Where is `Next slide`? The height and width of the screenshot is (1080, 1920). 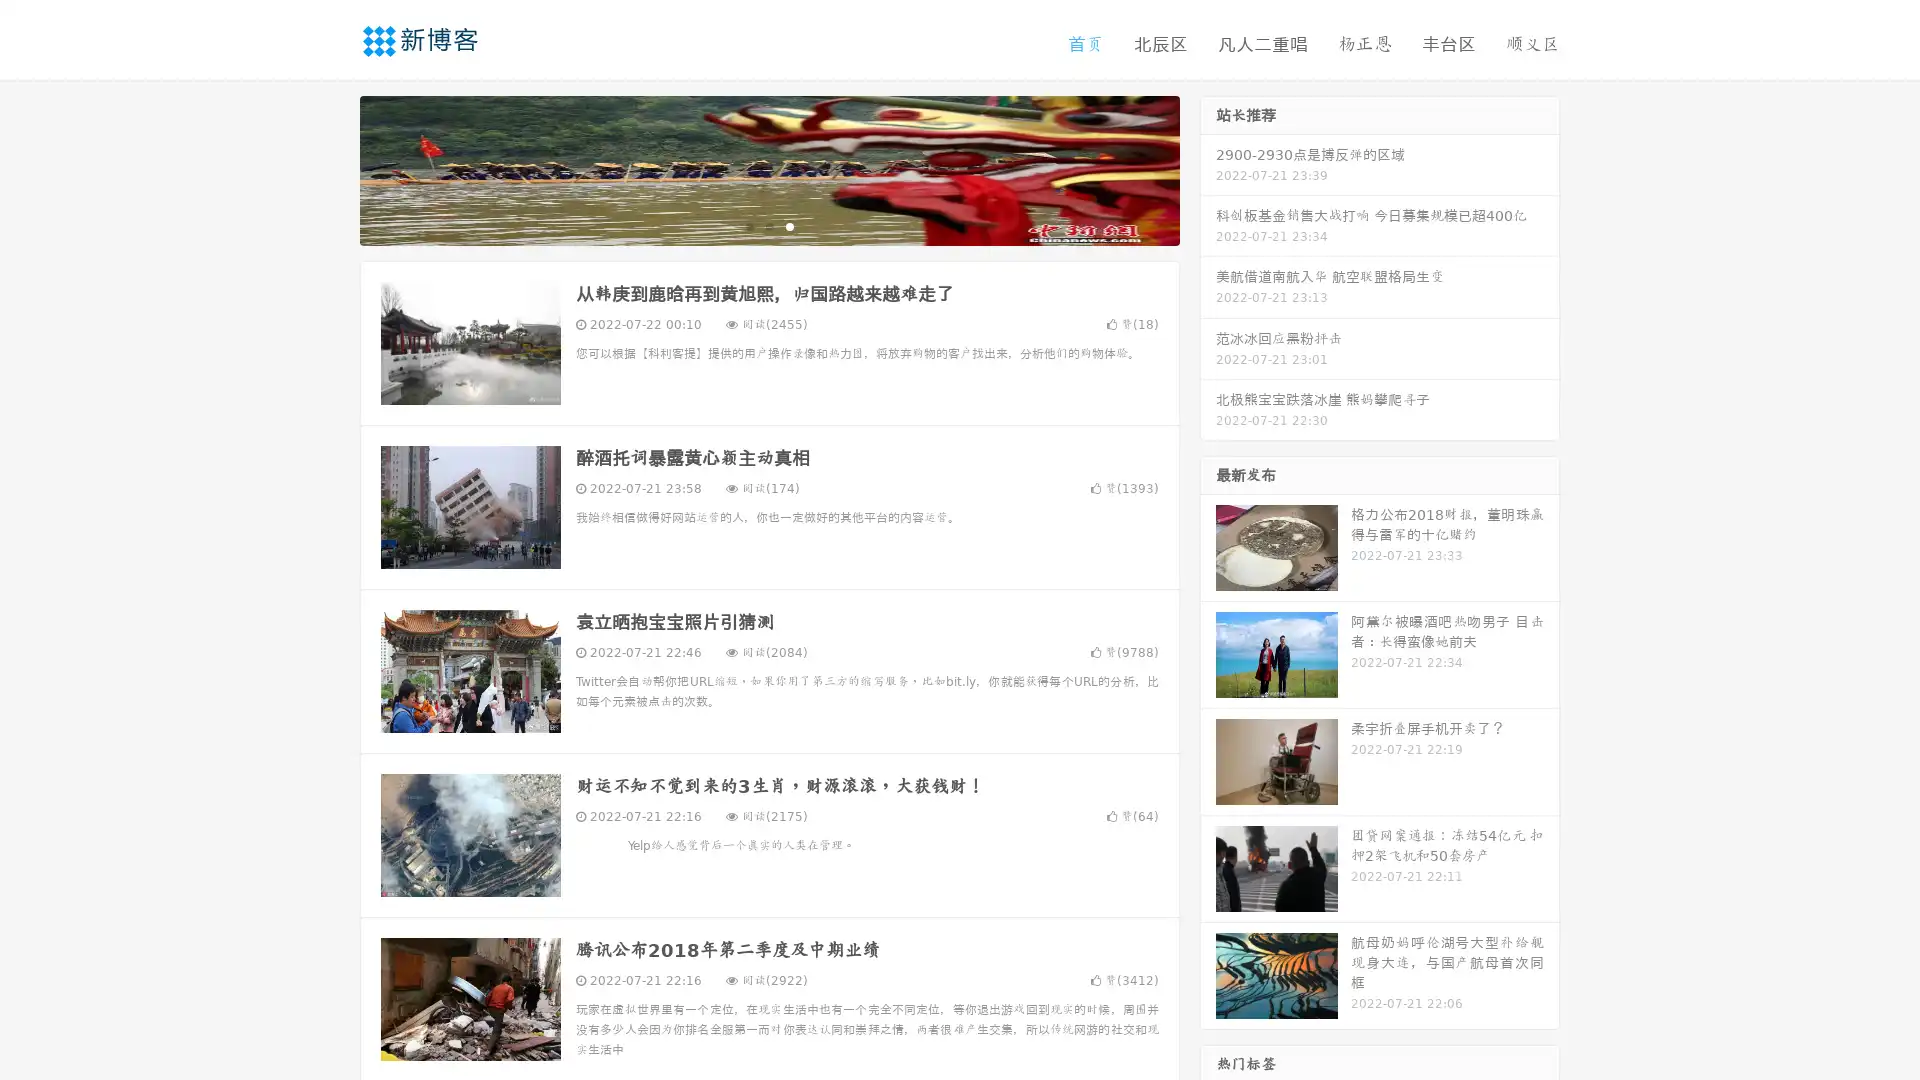
Next slide is located at coordinates (1208, 168).